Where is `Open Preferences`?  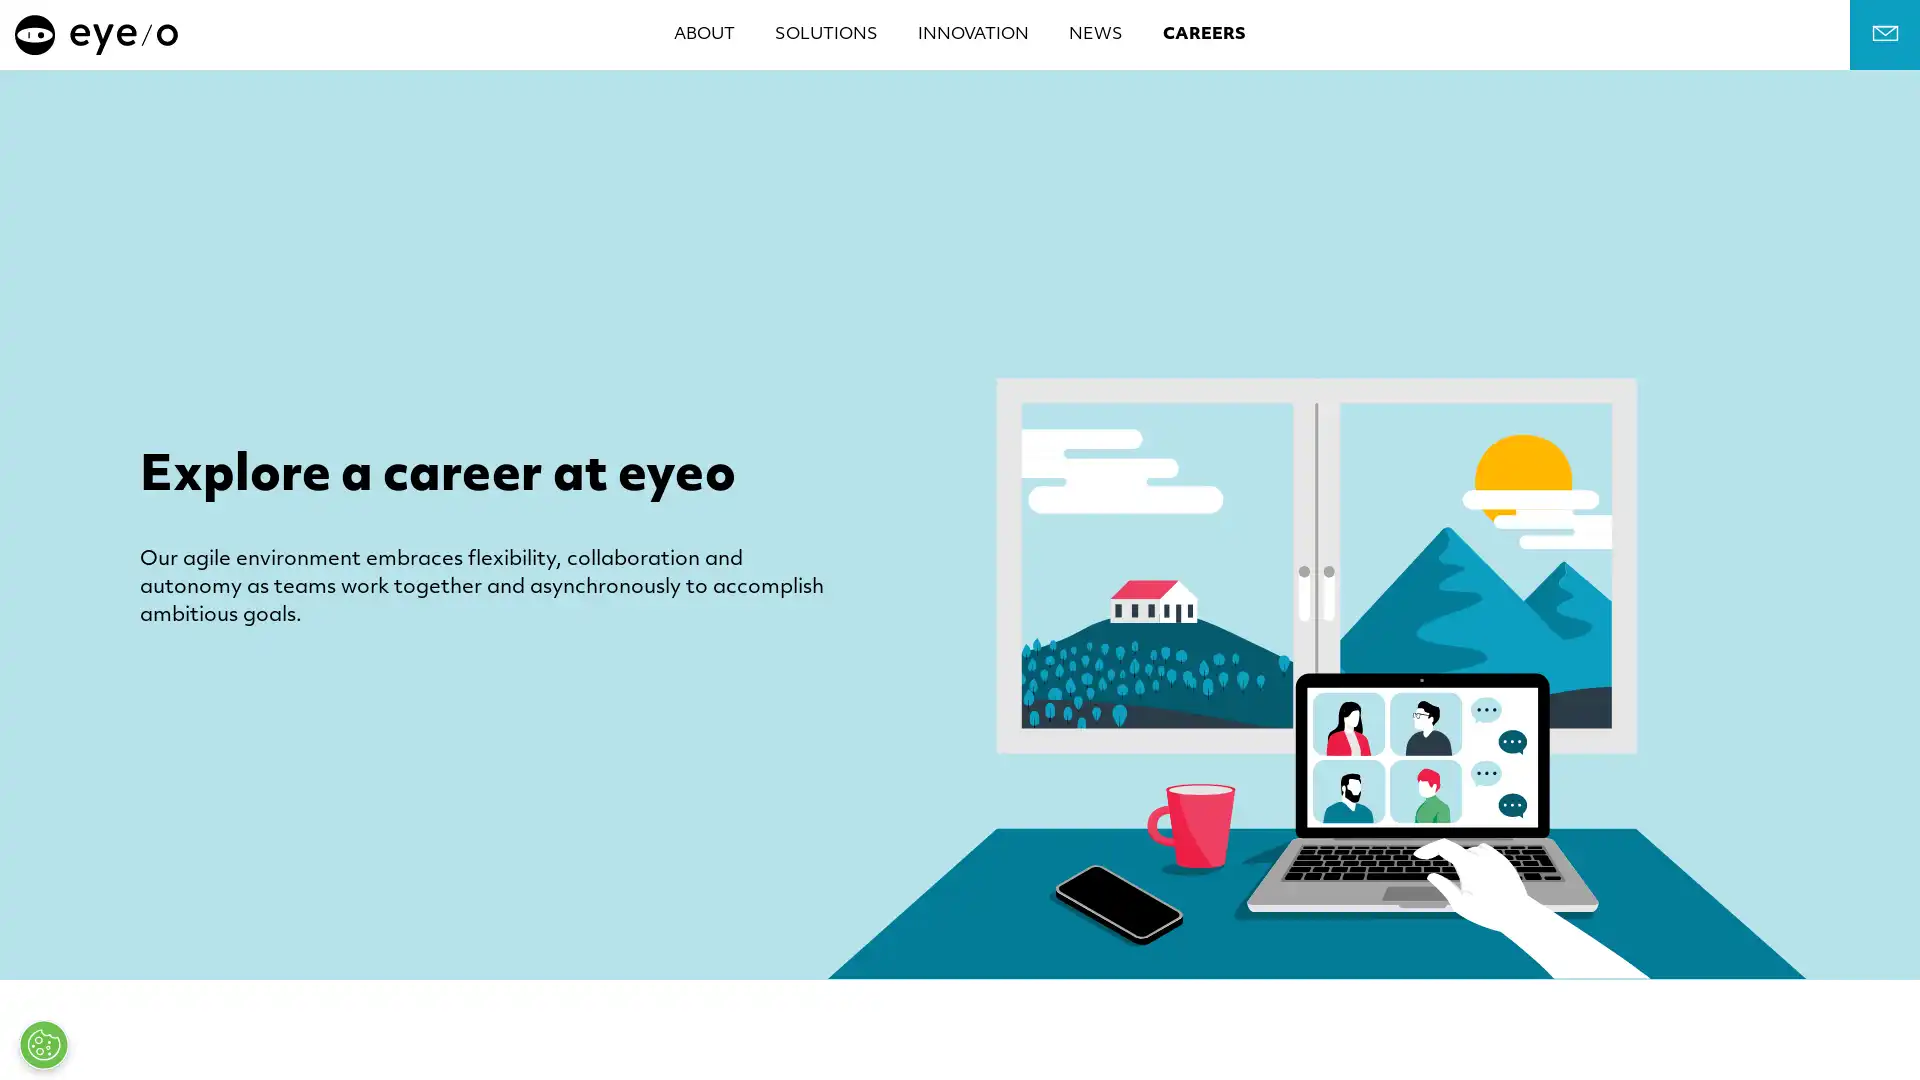
Open Preferences is located at coordinates (43, 1044).